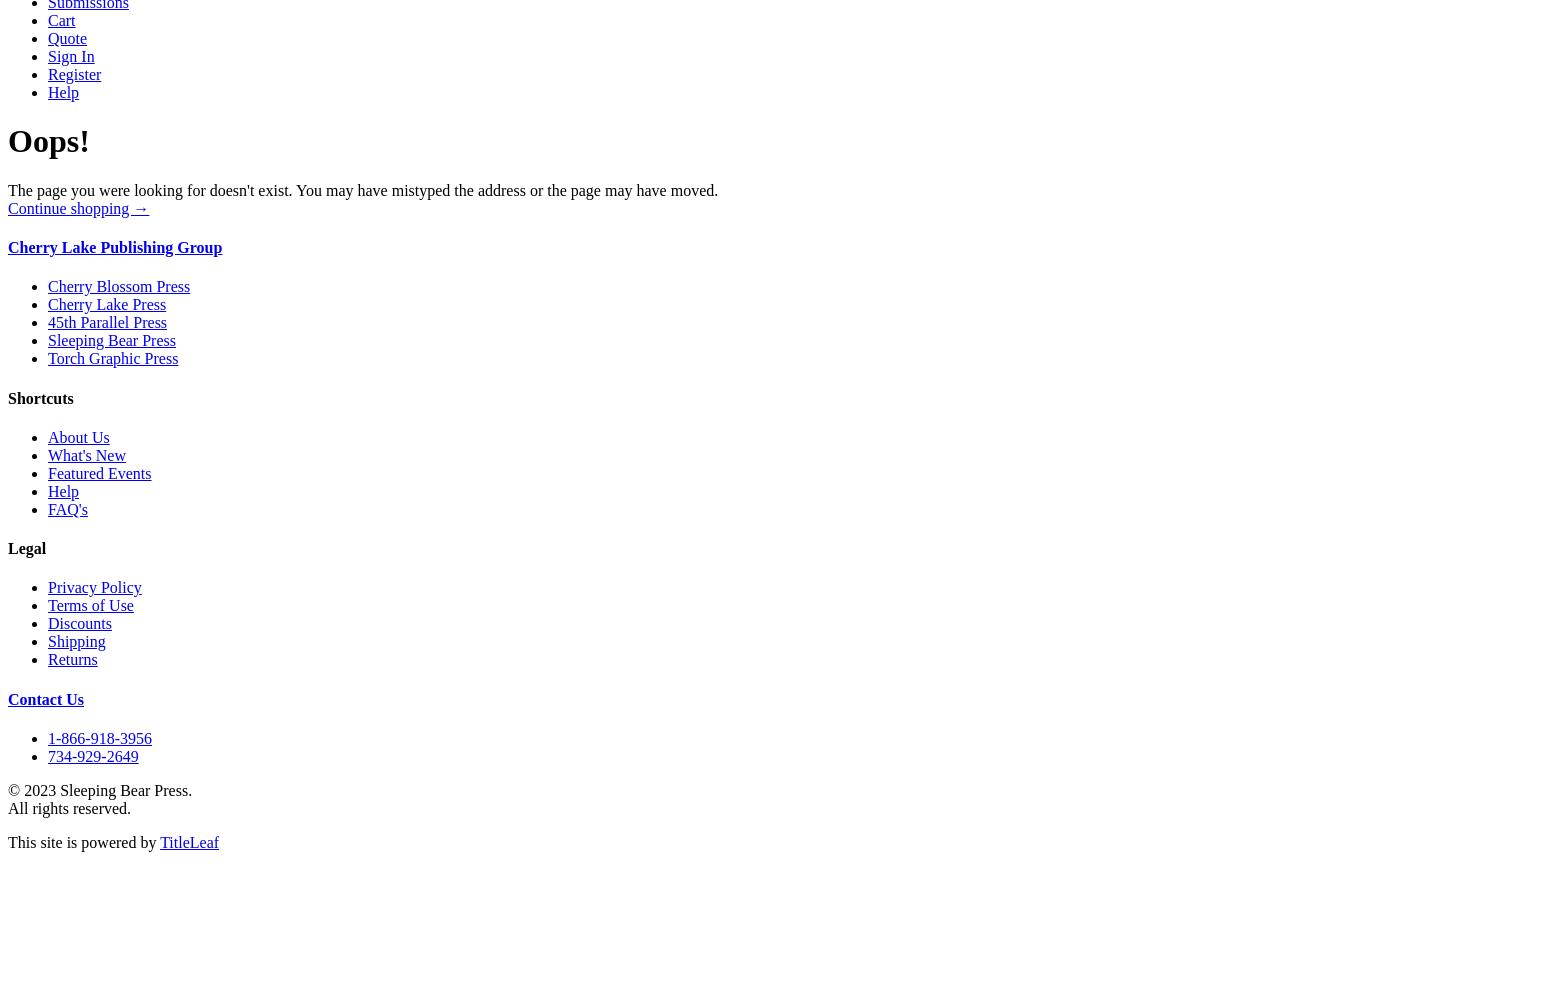 Image resolution: width=1550 pixels, height=1000 pixels. Describe the element at coordinates (47, 453) in the screenshot. I see `'What's New'` at that location.